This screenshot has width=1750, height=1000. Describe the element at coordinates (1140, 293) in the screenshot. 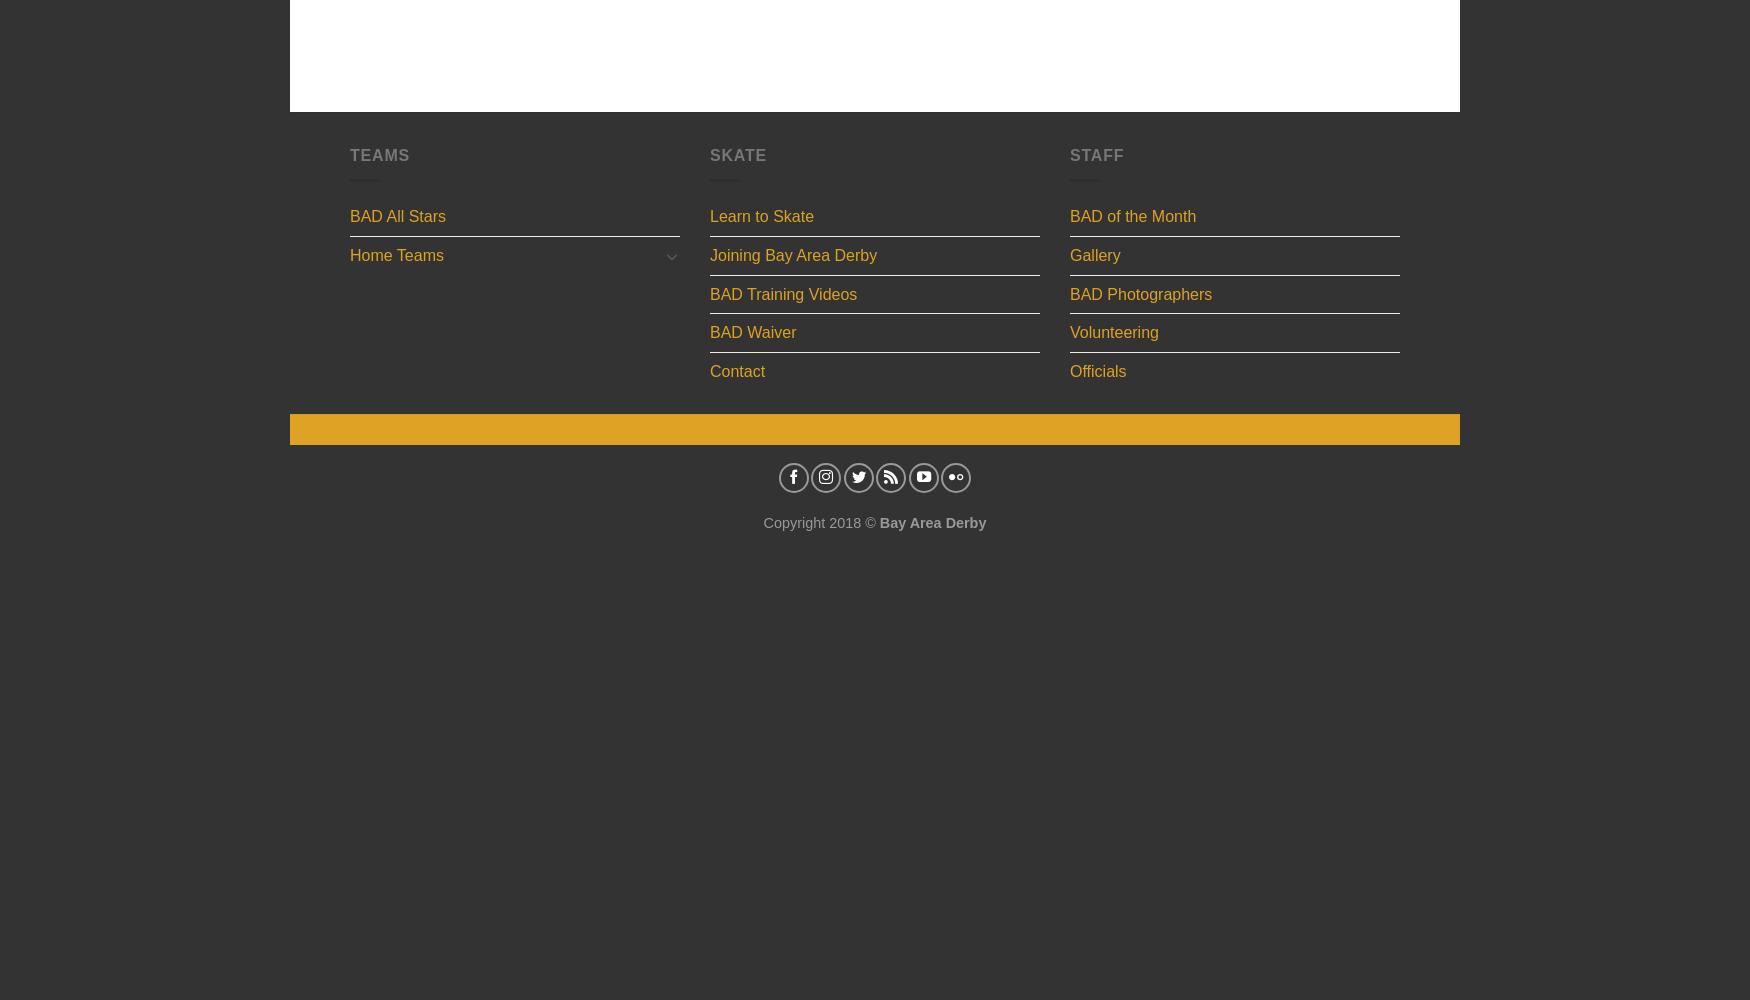

I see `'BAD Photographers'` at that location.